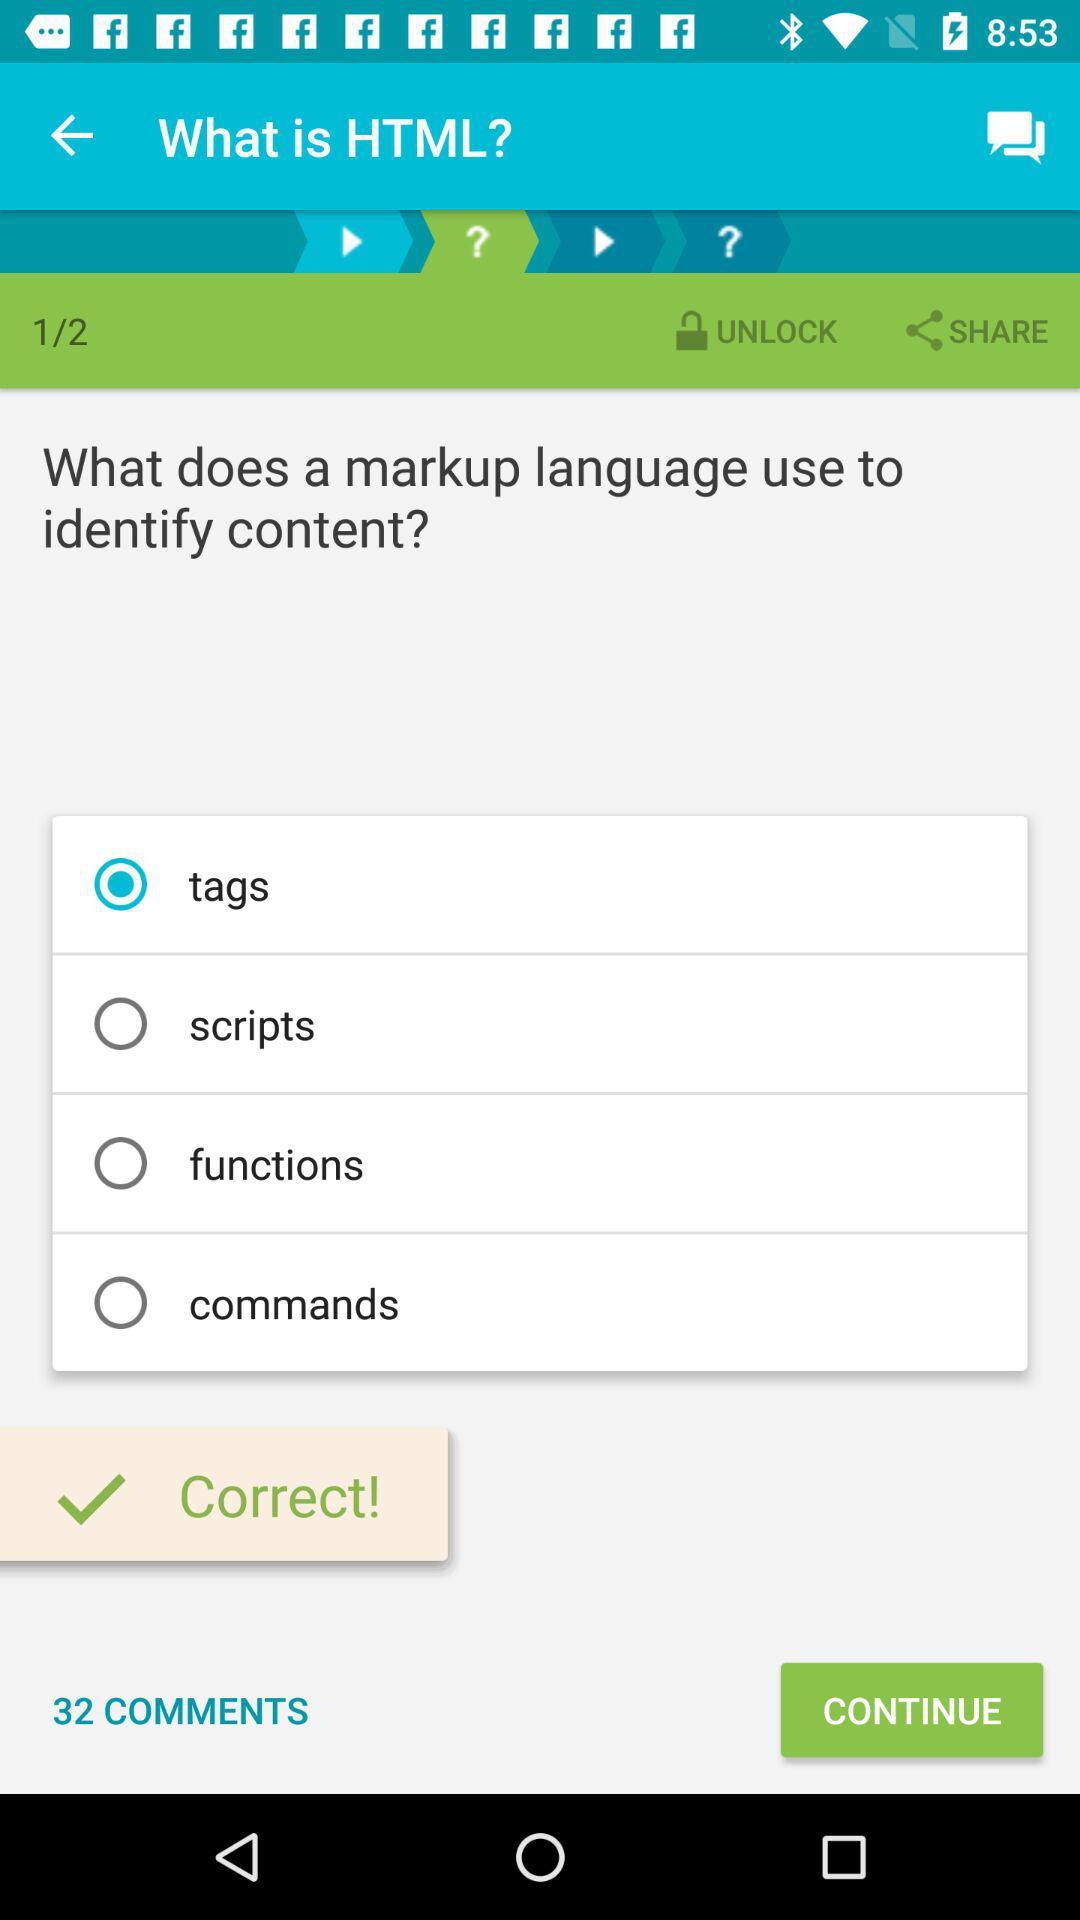  What do you see at coordinates (911, 1708) in the screenshot?
I see `item at the bottom right corner` at bounding box center [911, 1708].